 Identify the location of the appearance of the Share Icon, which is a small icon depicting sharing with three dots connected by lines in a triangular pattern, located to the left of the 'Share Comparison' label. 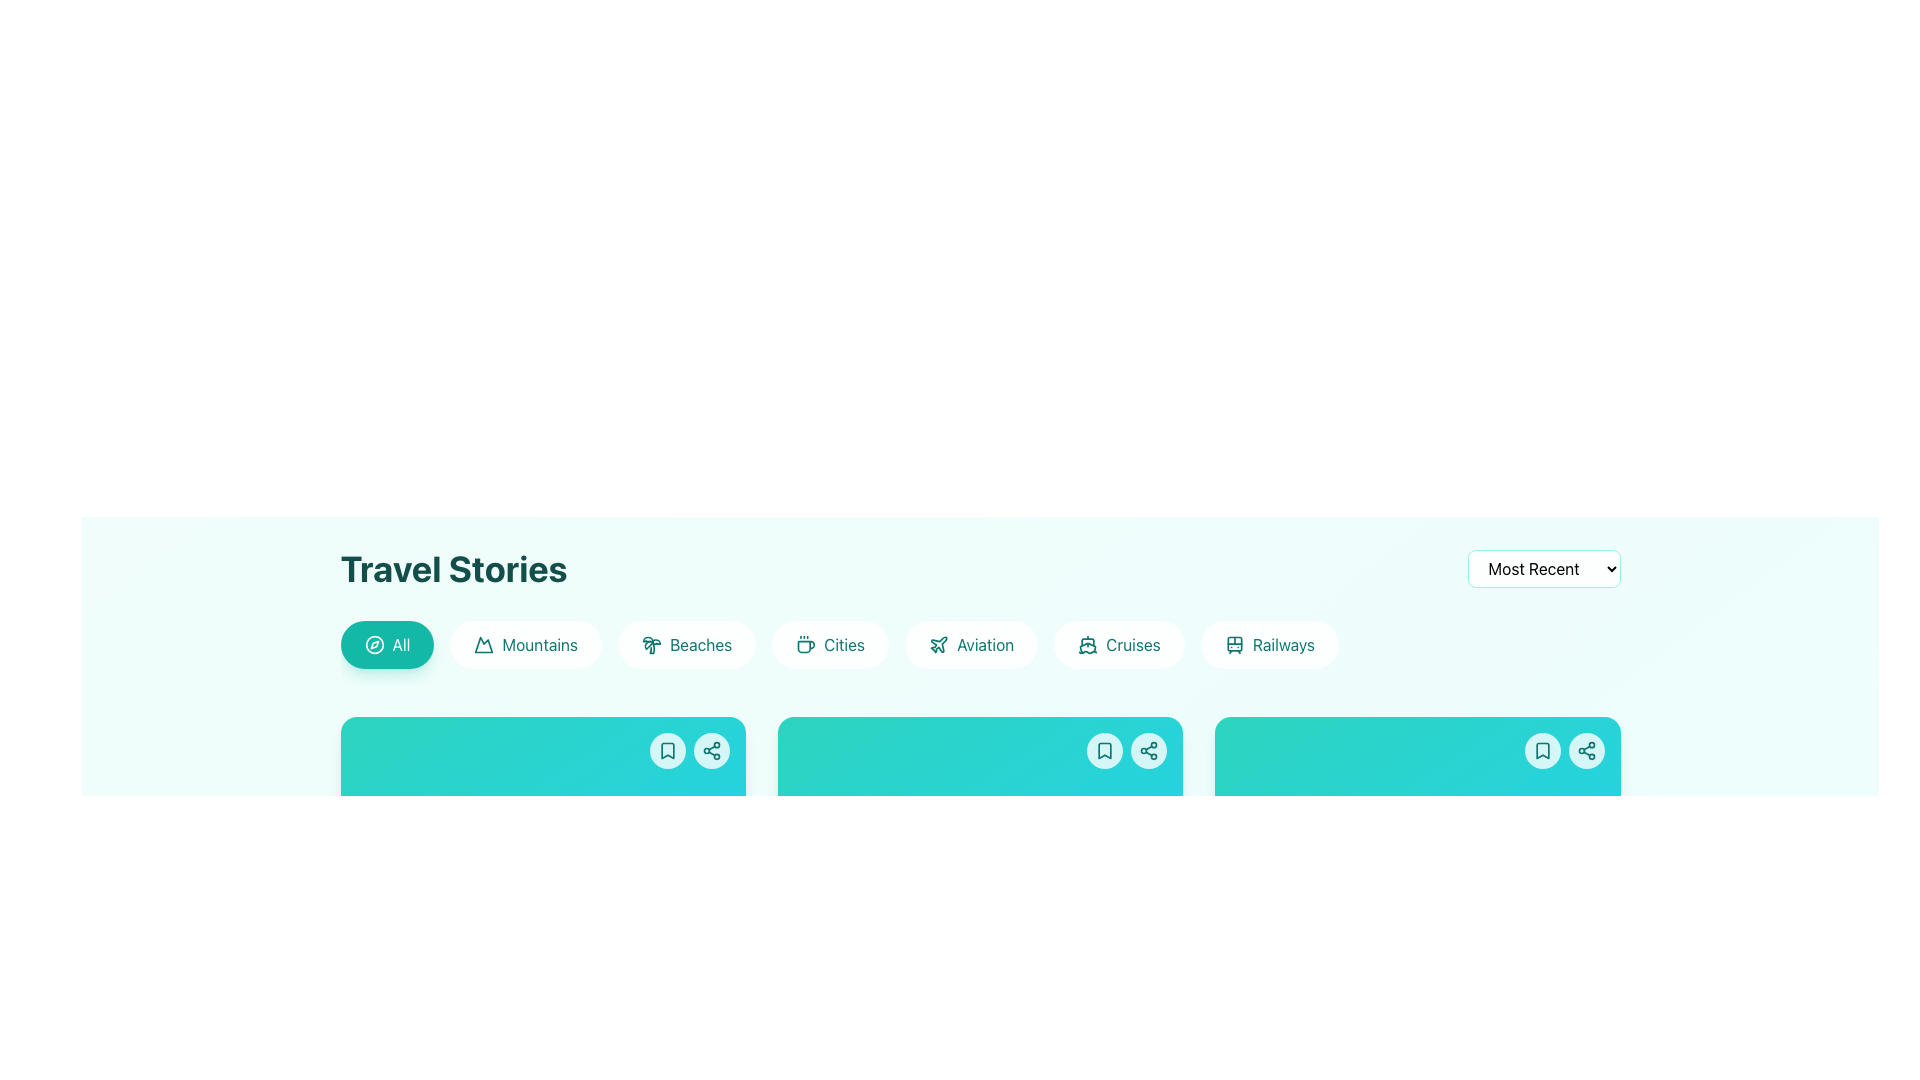
(1454, 569).